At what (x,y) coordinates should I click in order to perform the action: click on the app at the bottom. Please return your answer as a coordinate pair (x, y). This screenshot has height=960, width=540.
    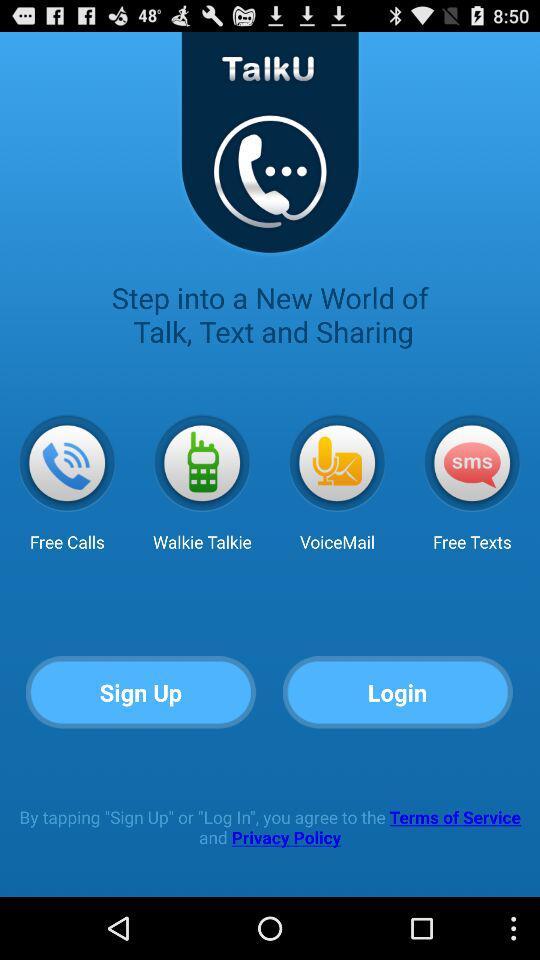
    Looking at the image, I should click on (270, 827).